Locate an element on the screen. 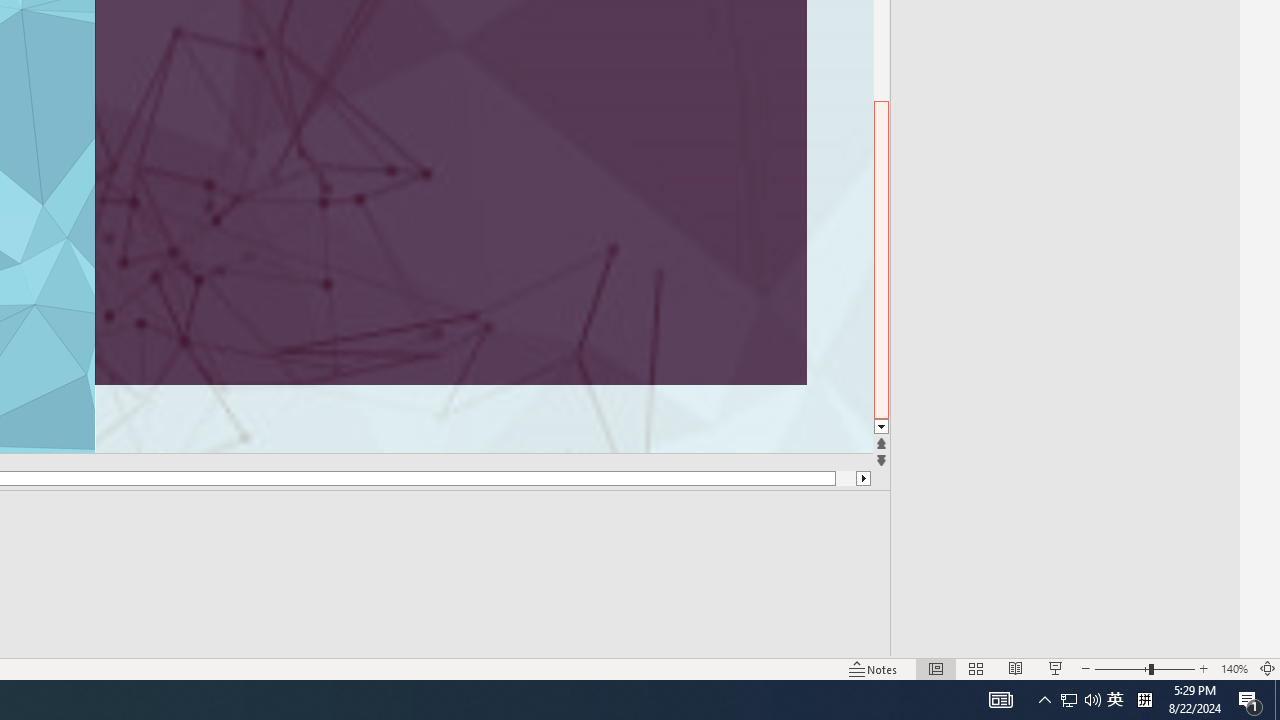  'Zoom 140%' is located at coordinates (1233, 669).